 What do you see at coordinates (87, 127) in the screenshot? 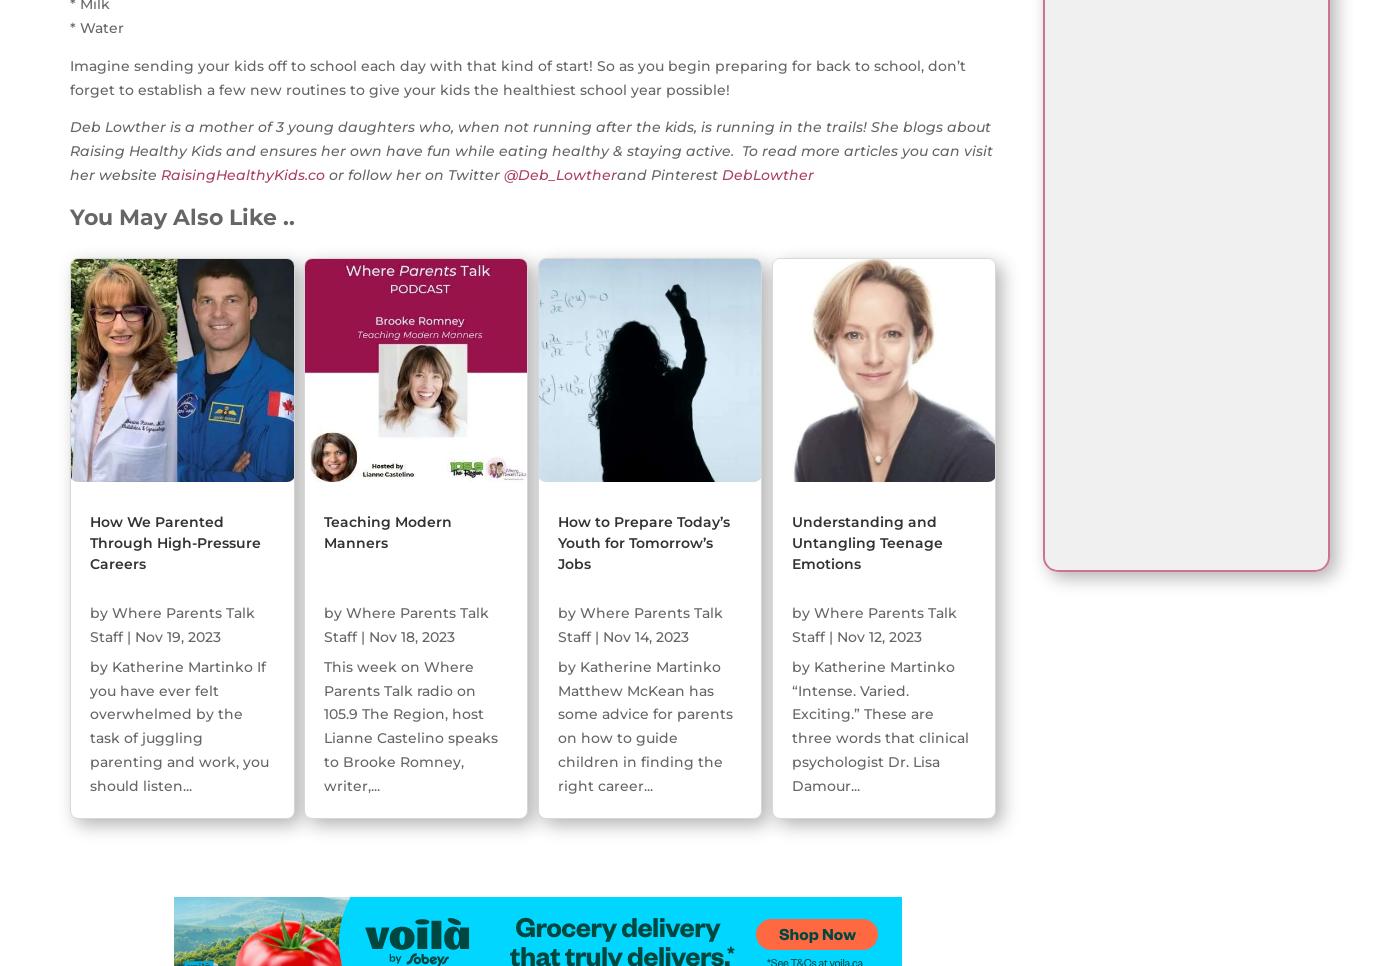
I see `'Deb'` at bounding box center [87, 127].